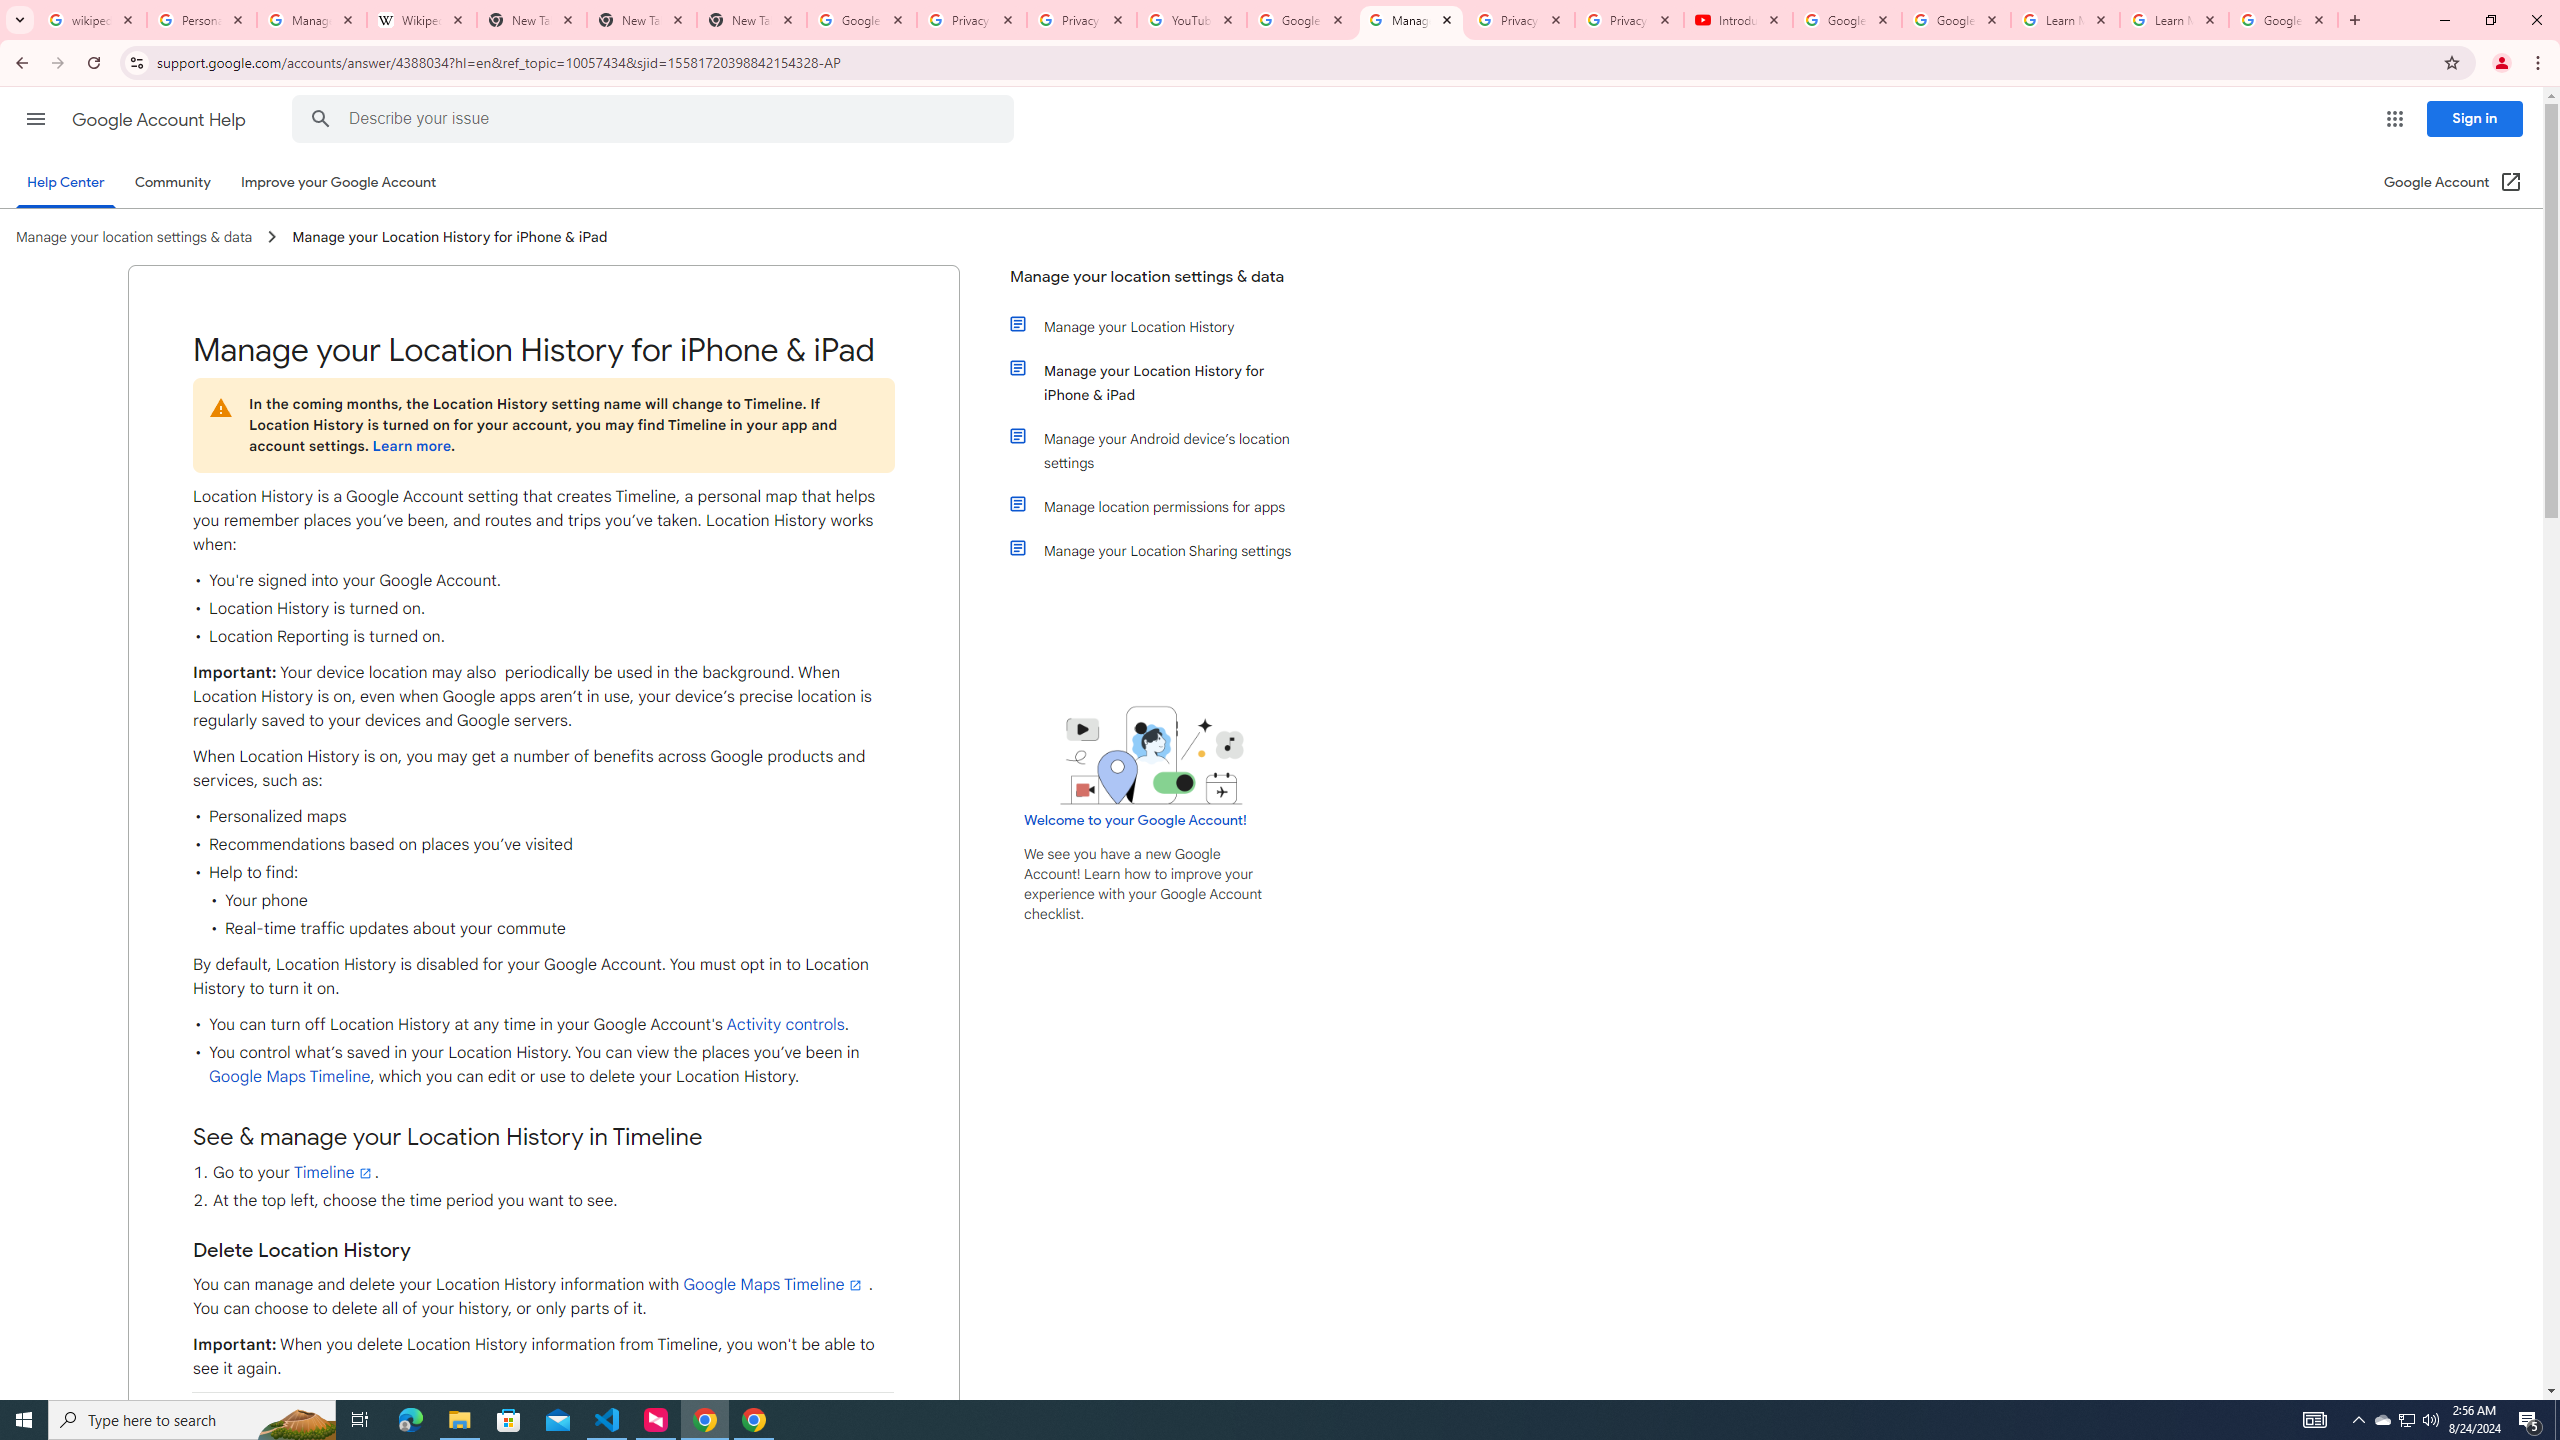 The height and width of the screenshot is (1440, 2560). Describe the element at coordinates (201, 19) in the screenshot. I see `'Personalization & Google Search results - Google Search Help'` at that location.